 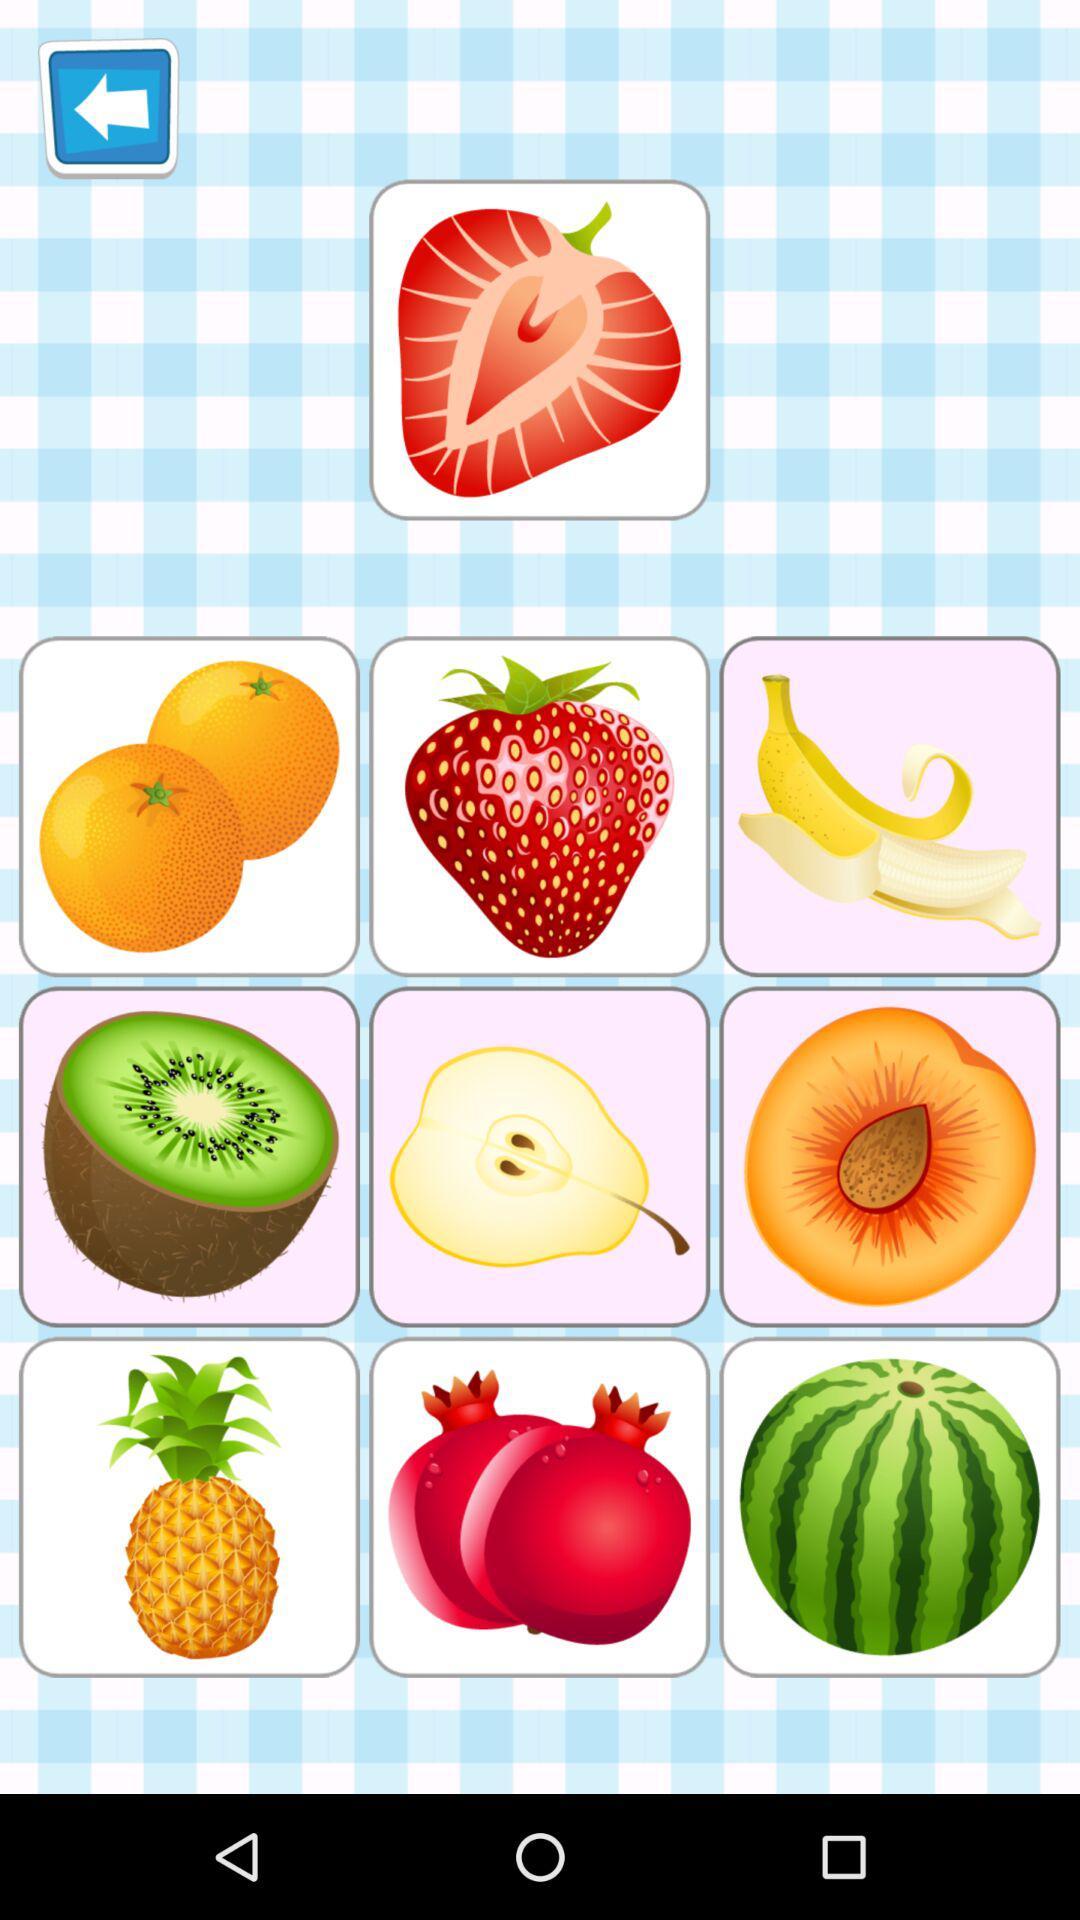 What do you see at coordinates (538, 349) in the screenshot?
I see `picture` at bounding box center [538, 349].